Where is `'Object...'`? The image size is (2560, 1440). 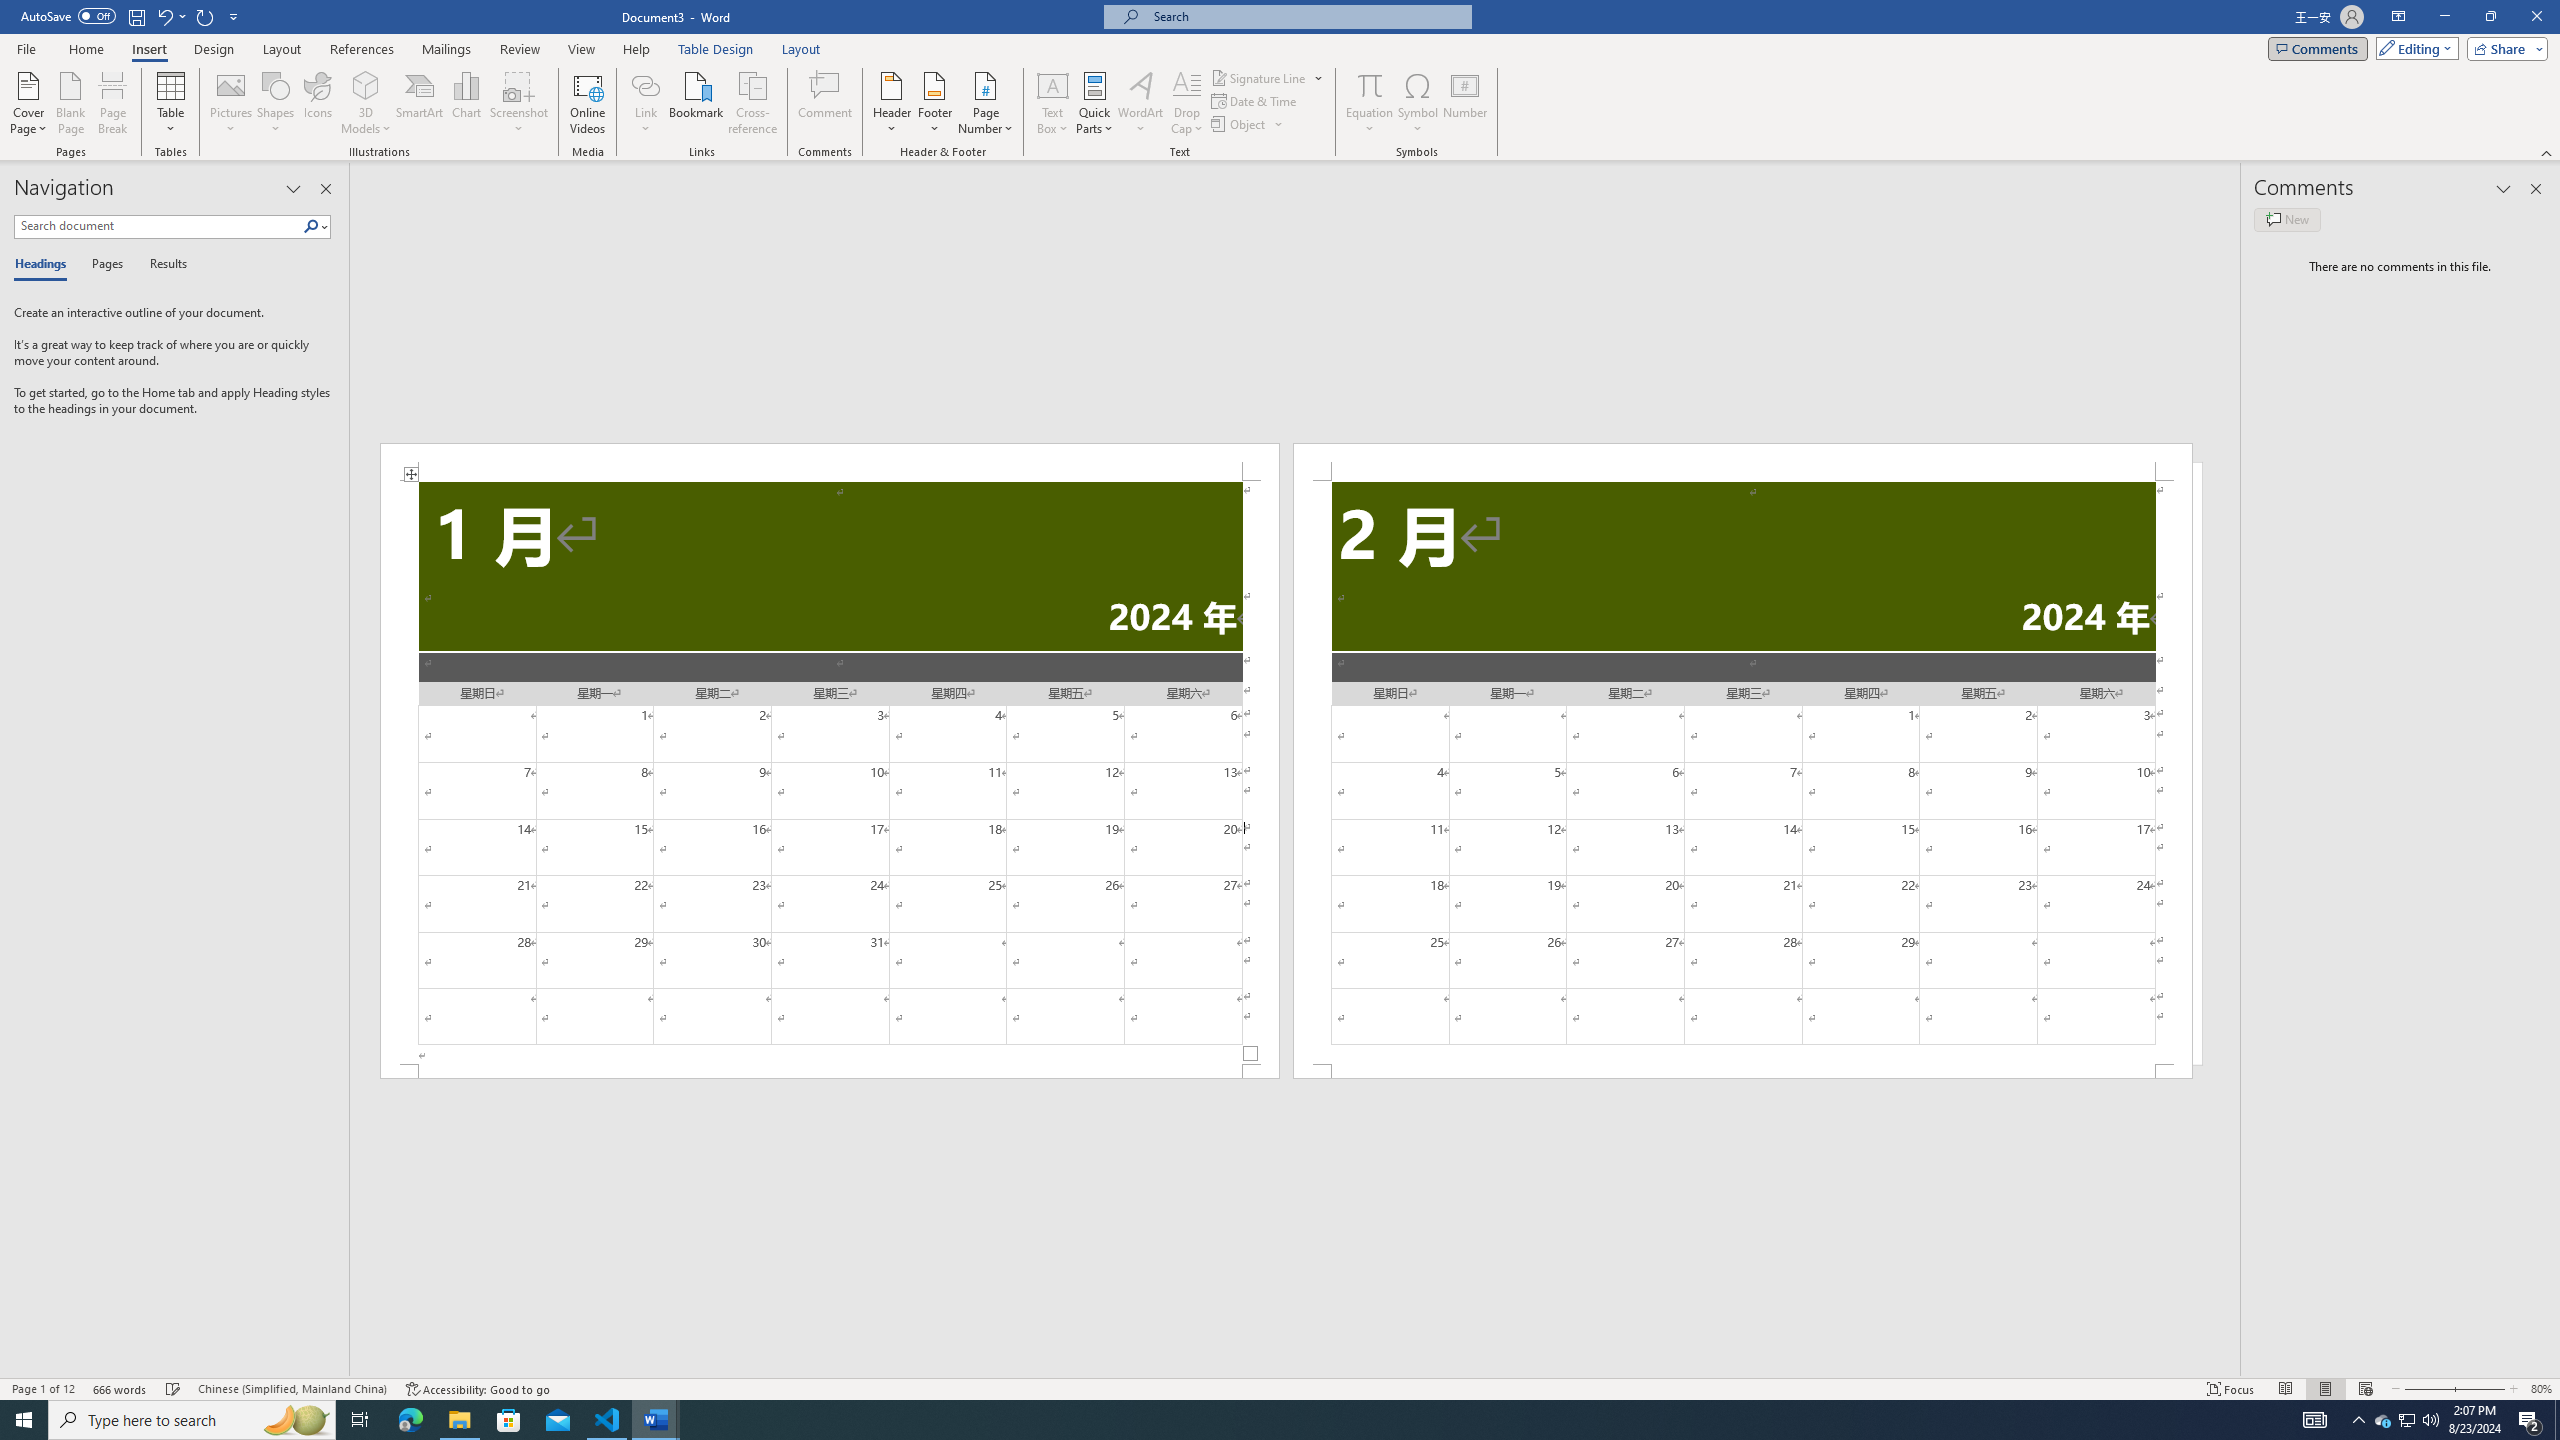 'Object...' is located at coordinates (1239, 122).